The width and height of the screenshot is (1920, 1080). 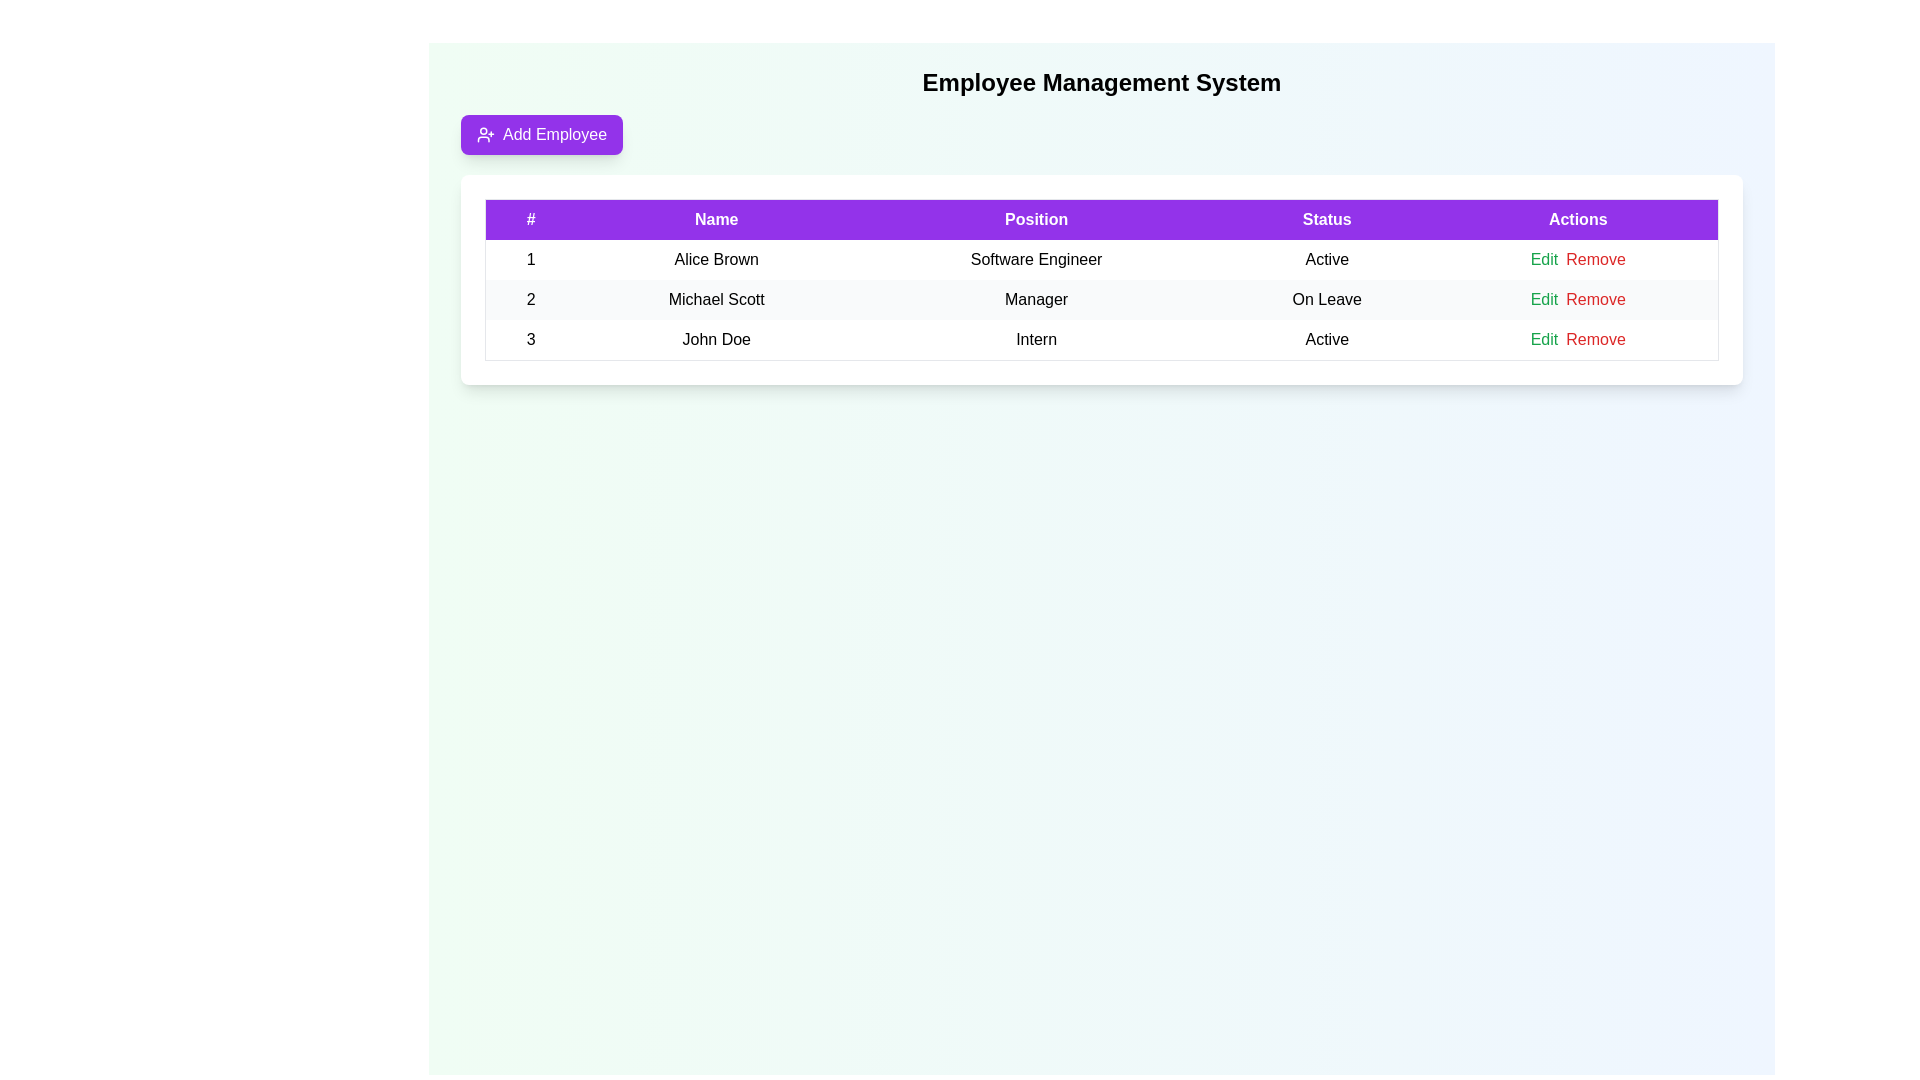 I want to click on the 'Remove' navigational link, which is styled in red and located within the 'Actions' column of a table, so click(x=1595, y=258).